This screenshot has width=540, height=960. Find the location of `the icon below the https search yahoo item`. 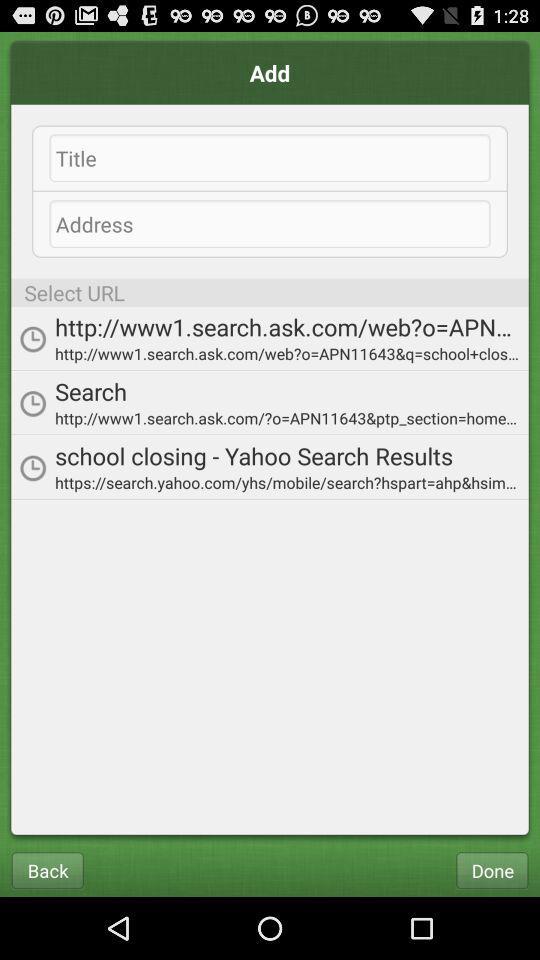

the icon below the https search yahoo item is located at coordinates (491, 869).